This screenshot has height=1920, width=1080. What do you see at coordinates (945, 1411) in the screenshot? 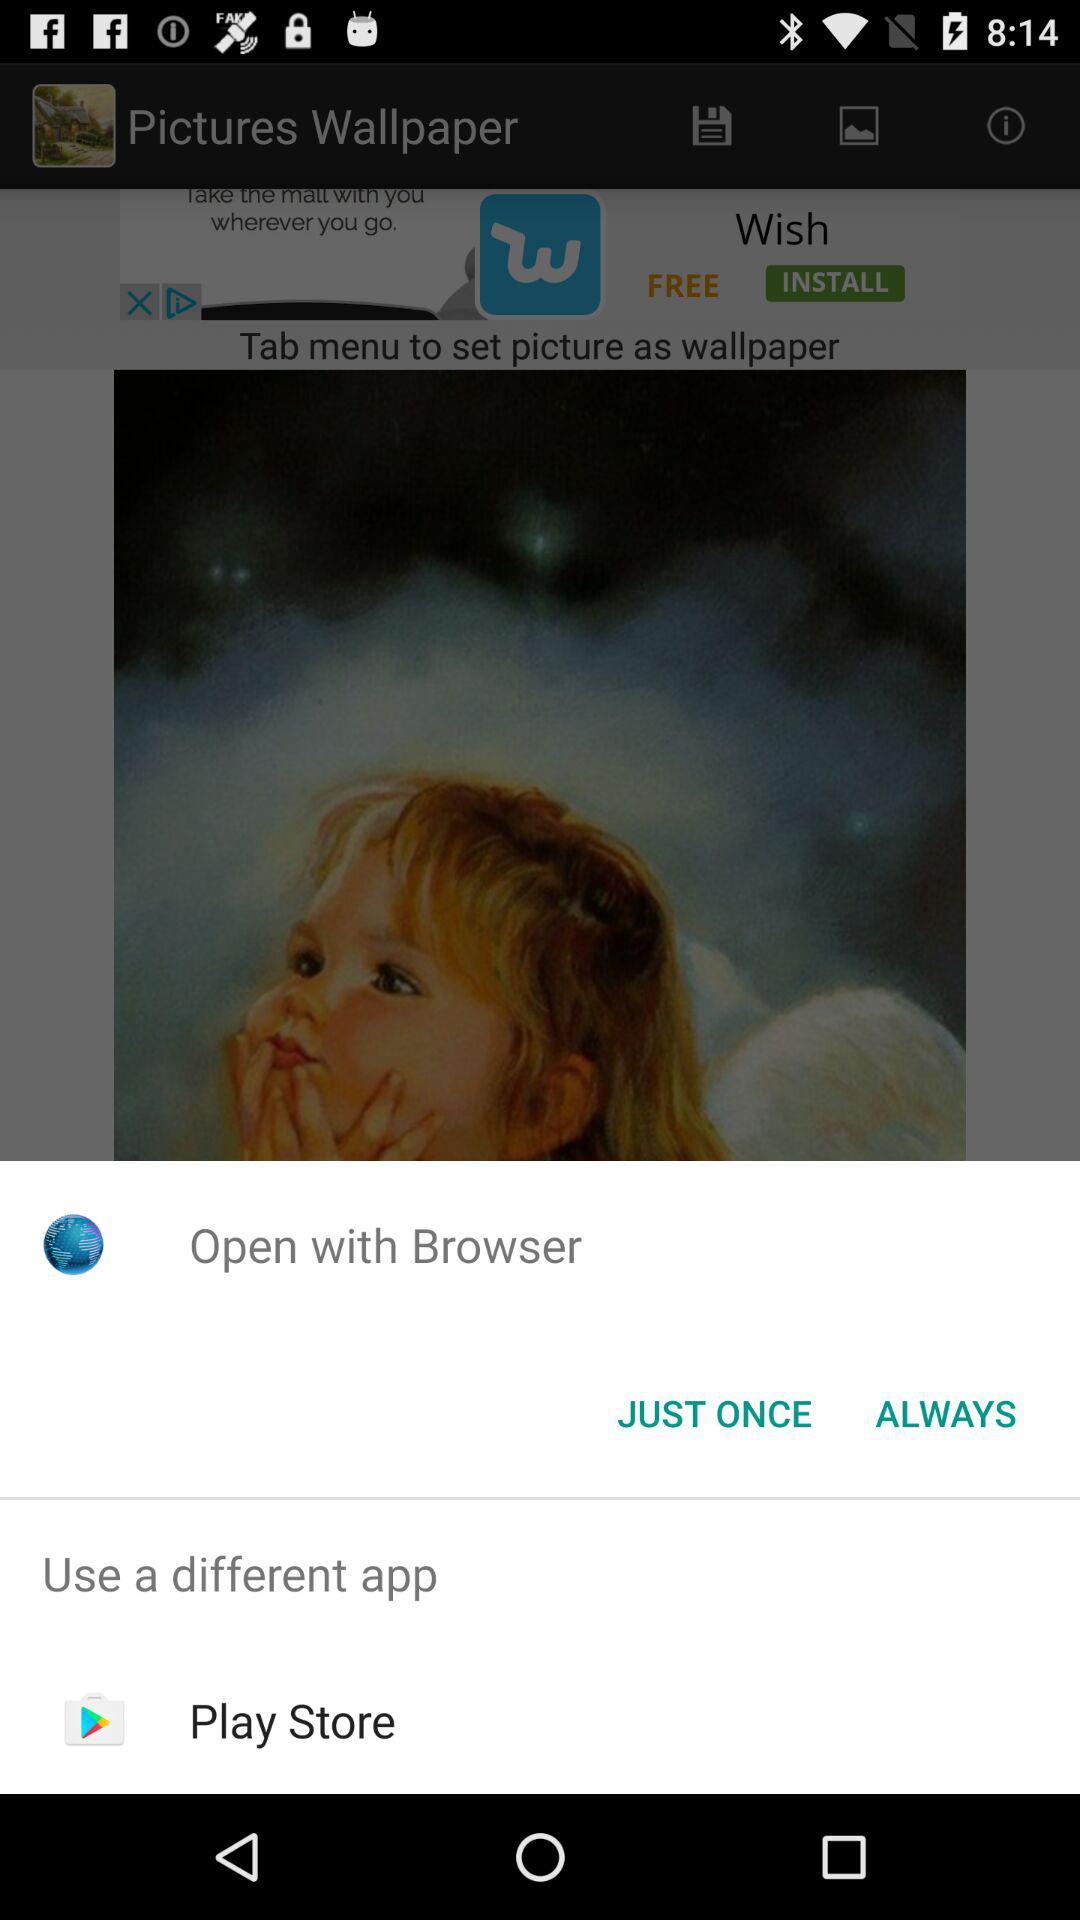
I see `item next to just once icon` at bounding box center [945, 1411].